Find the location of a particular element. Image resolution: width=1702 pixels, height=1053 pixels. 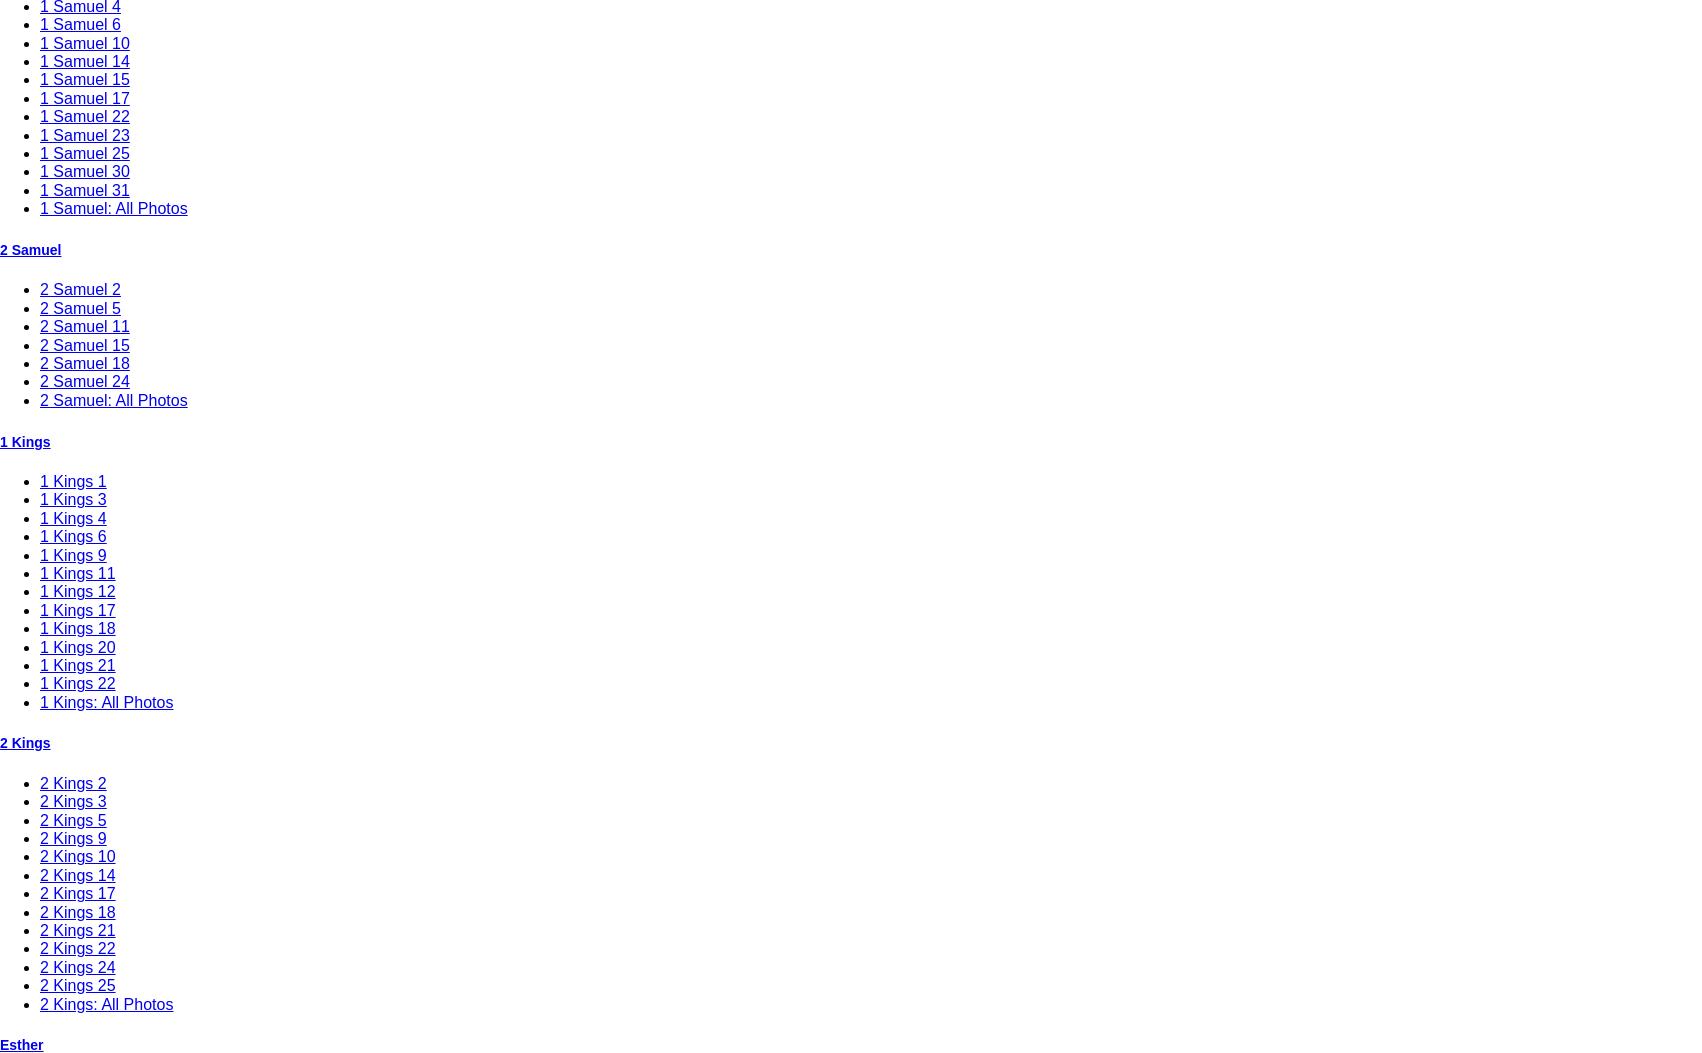

'2 Kings 5' is located at coordinates (73, 818).